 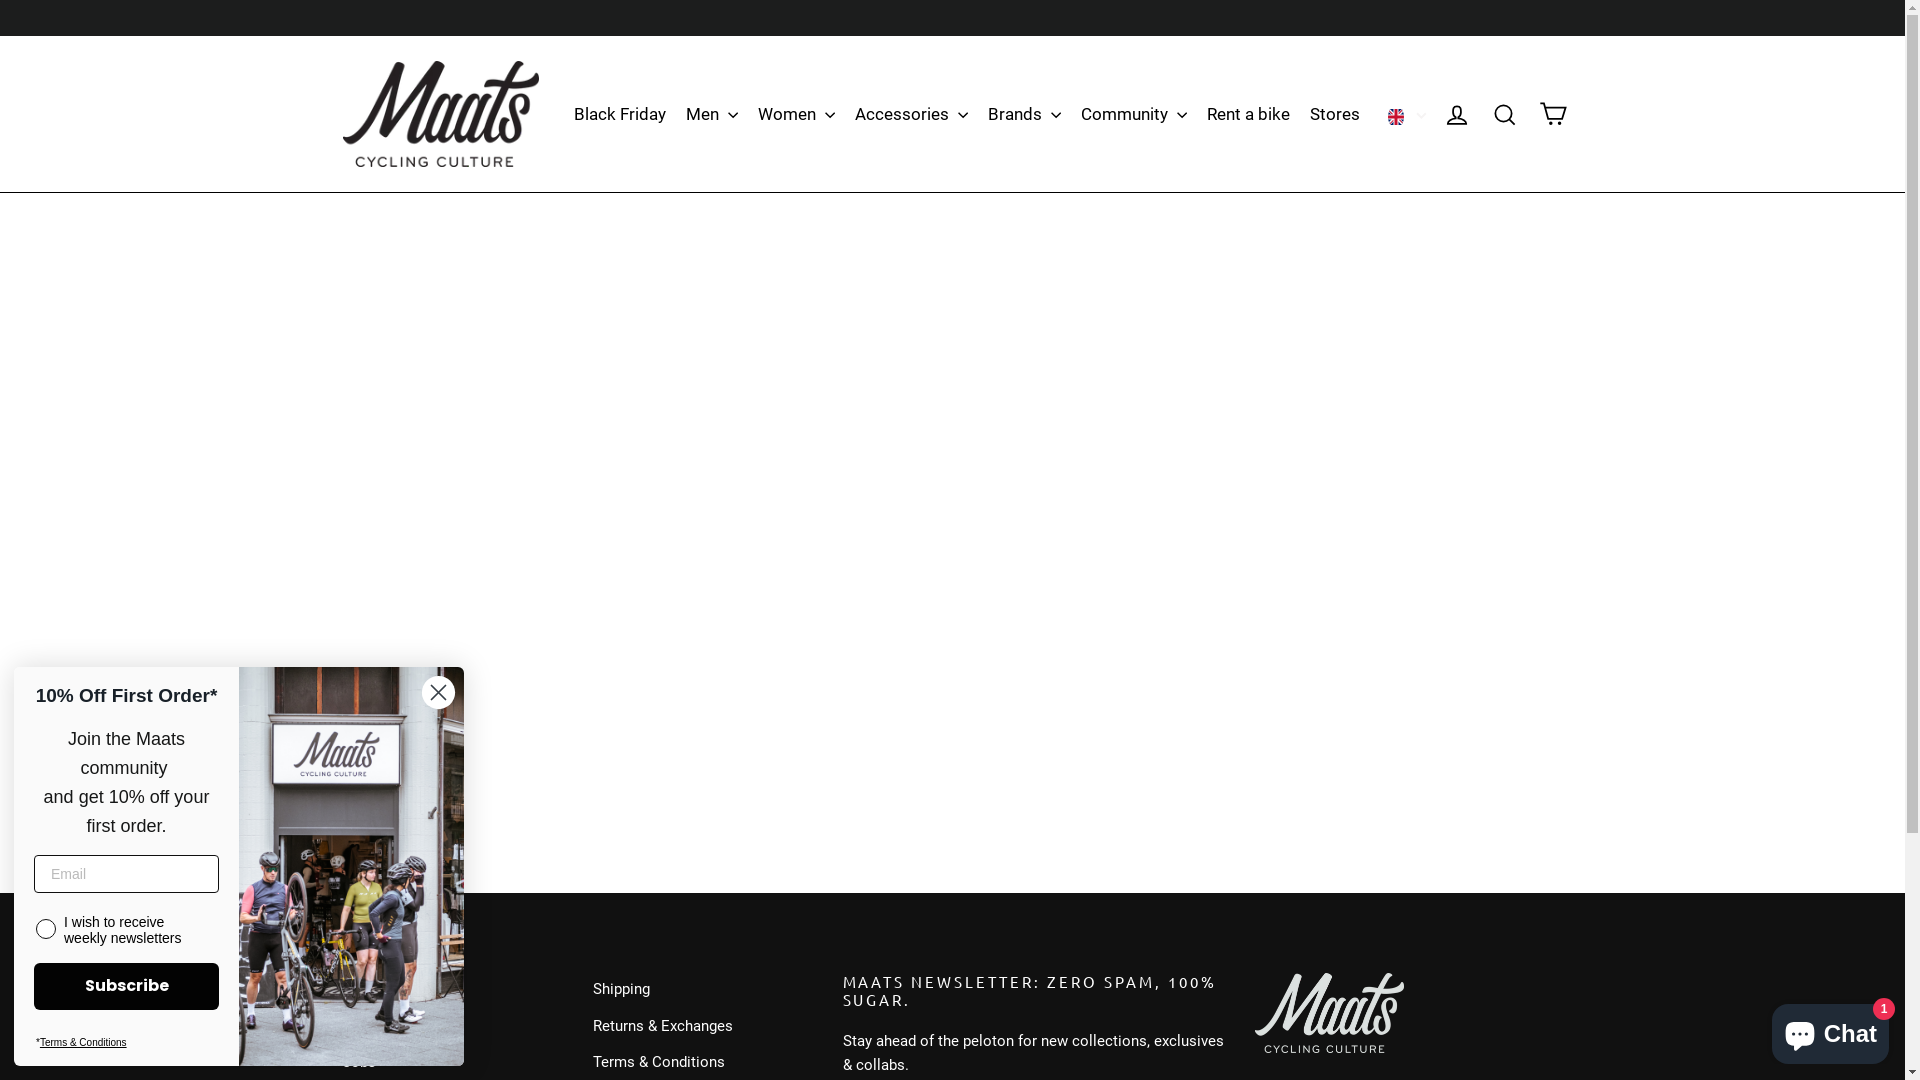 What do you see at coordinates (910, 114) in the screenshot?
I see `'Accessories'` at bounding box center [910, 114].